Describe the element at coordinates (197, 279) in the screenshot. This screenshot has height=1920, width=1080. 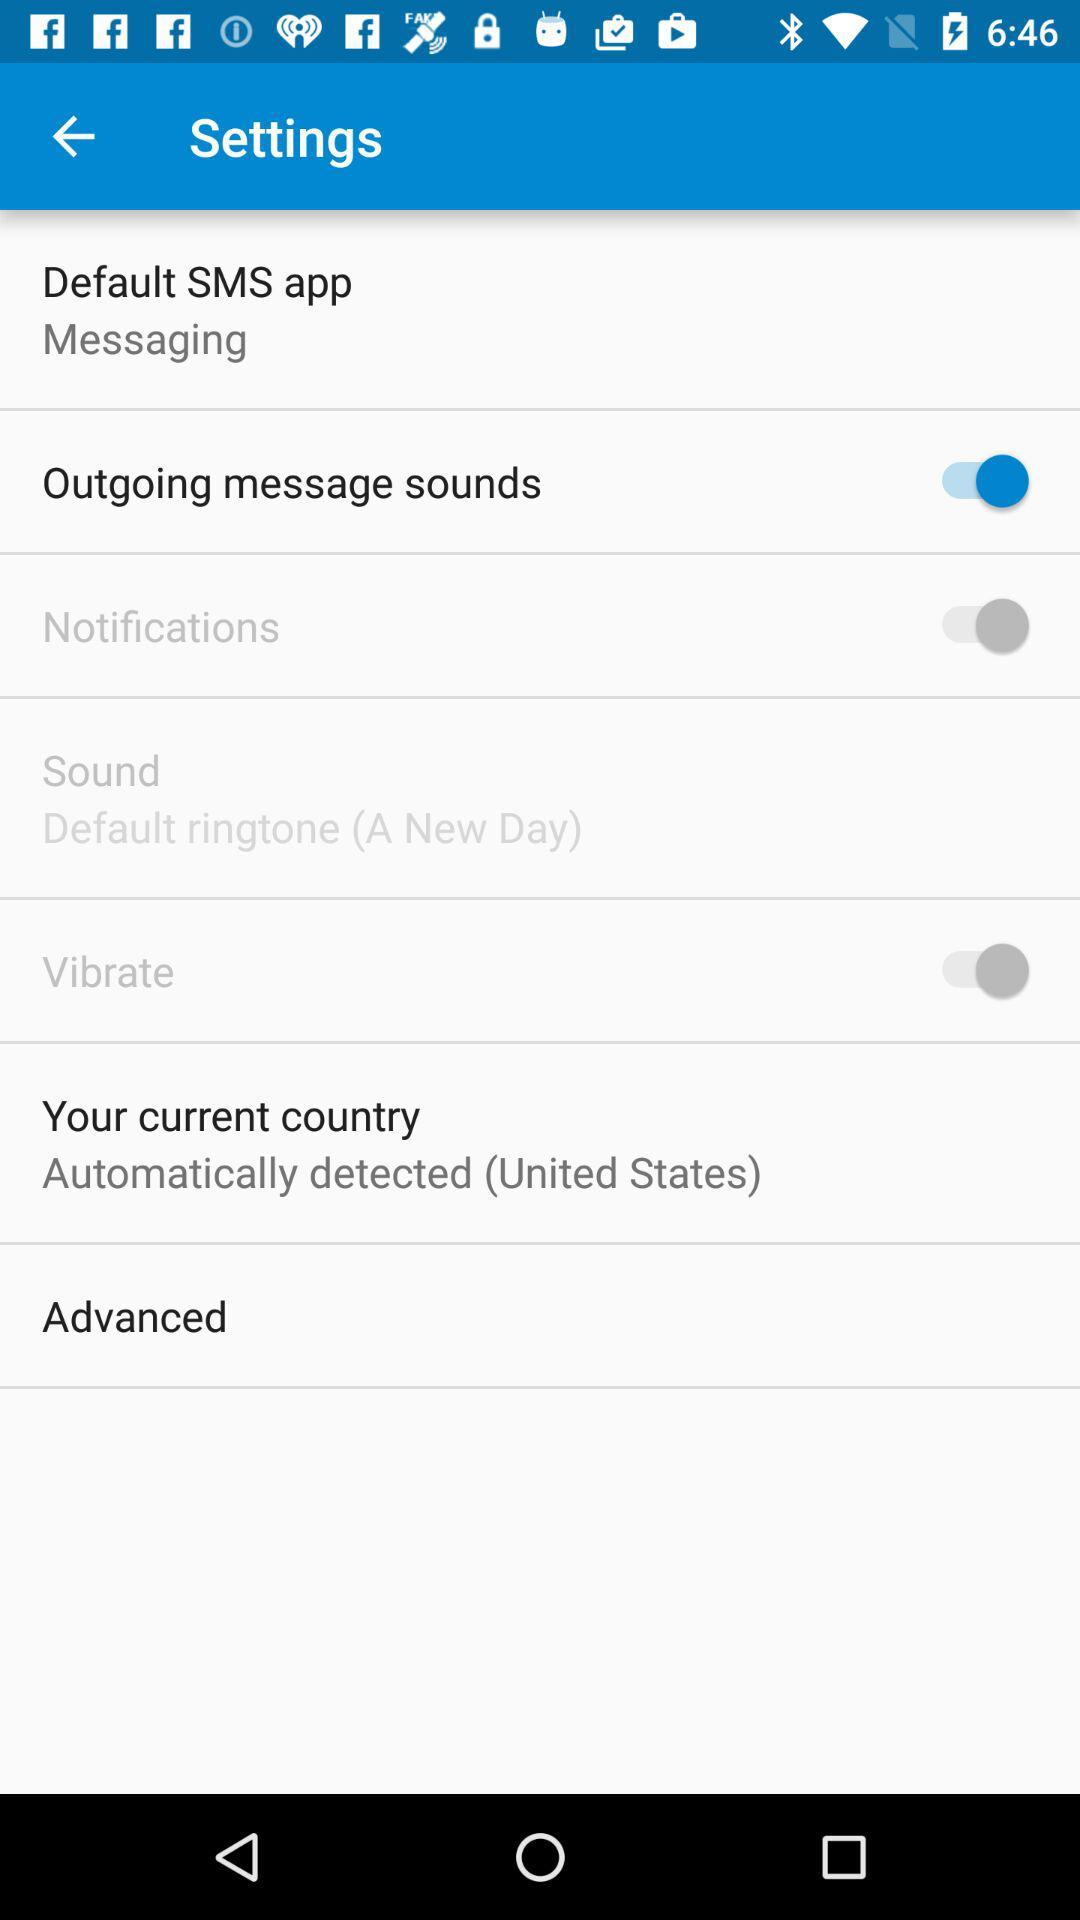
I see `the icon above messaging item` at that location.